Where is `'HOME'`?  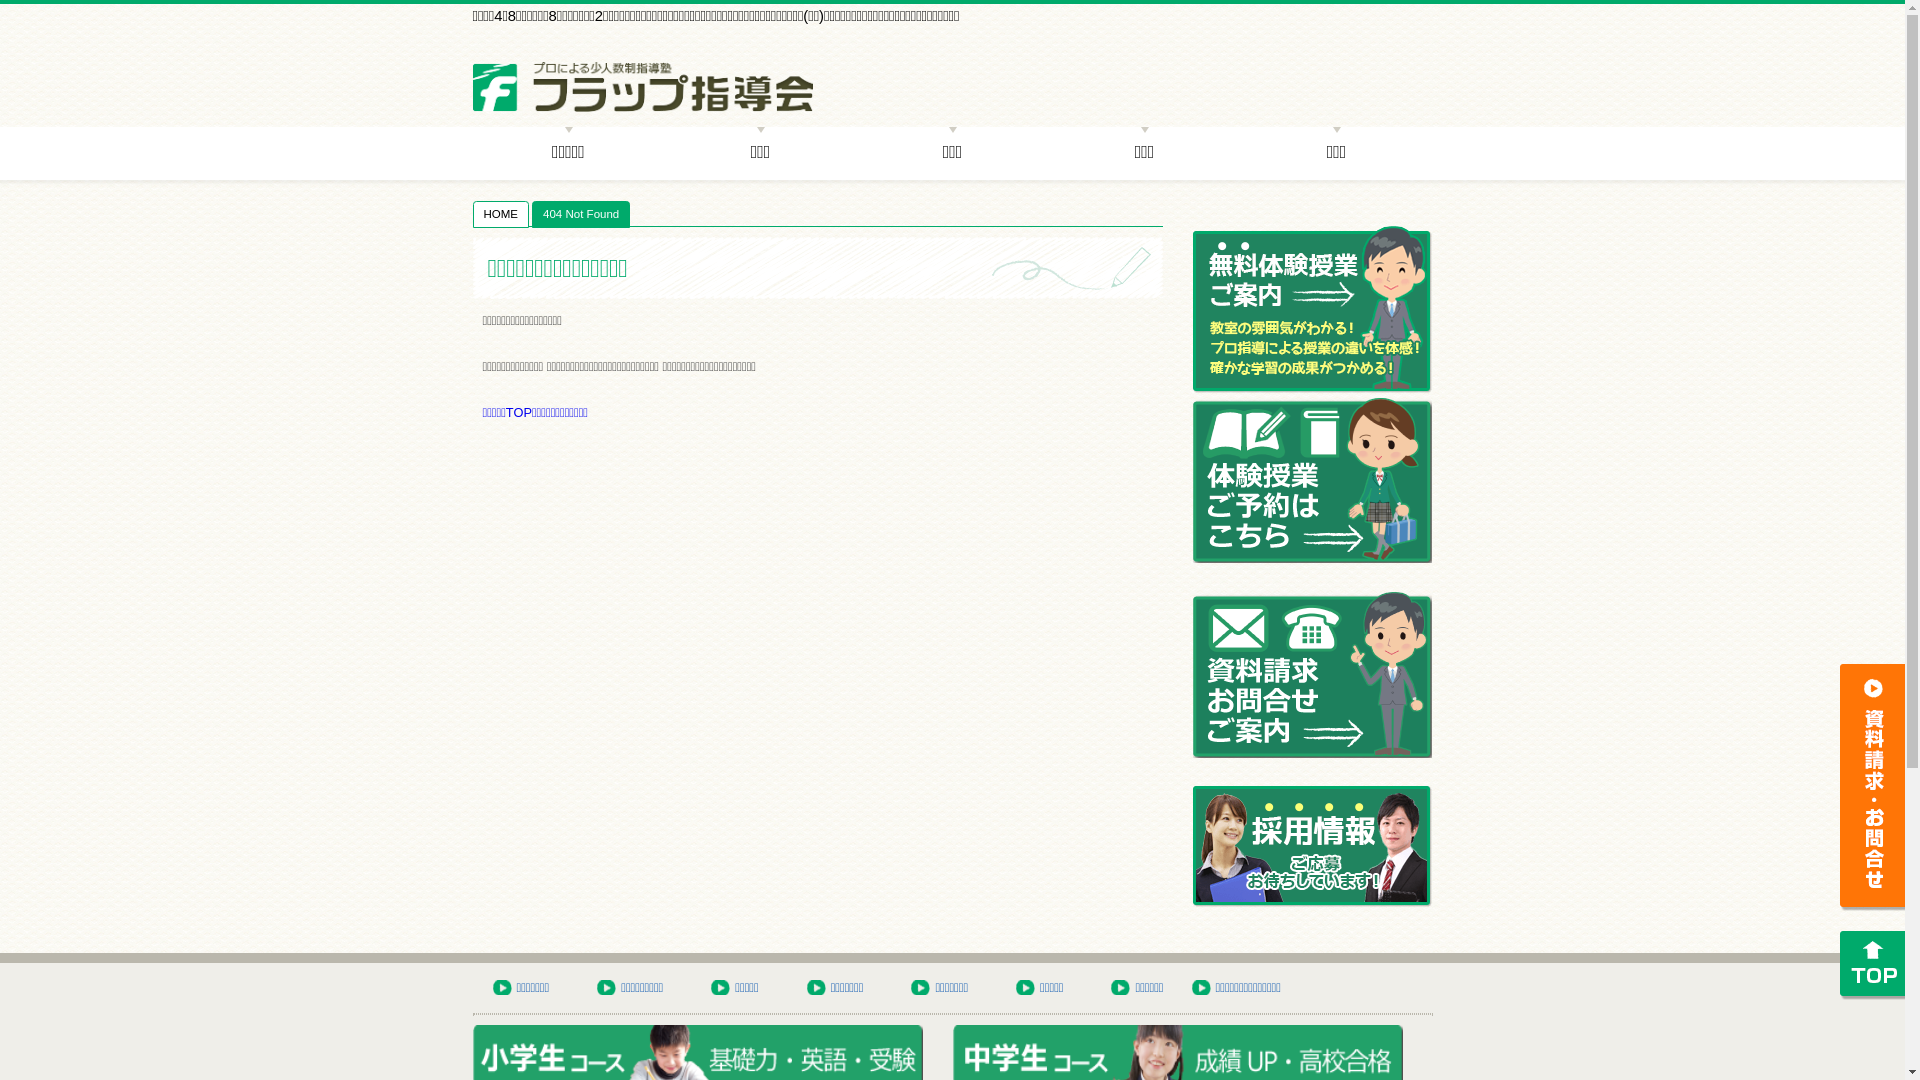
'HOME' is located at coordinates (501, 213).